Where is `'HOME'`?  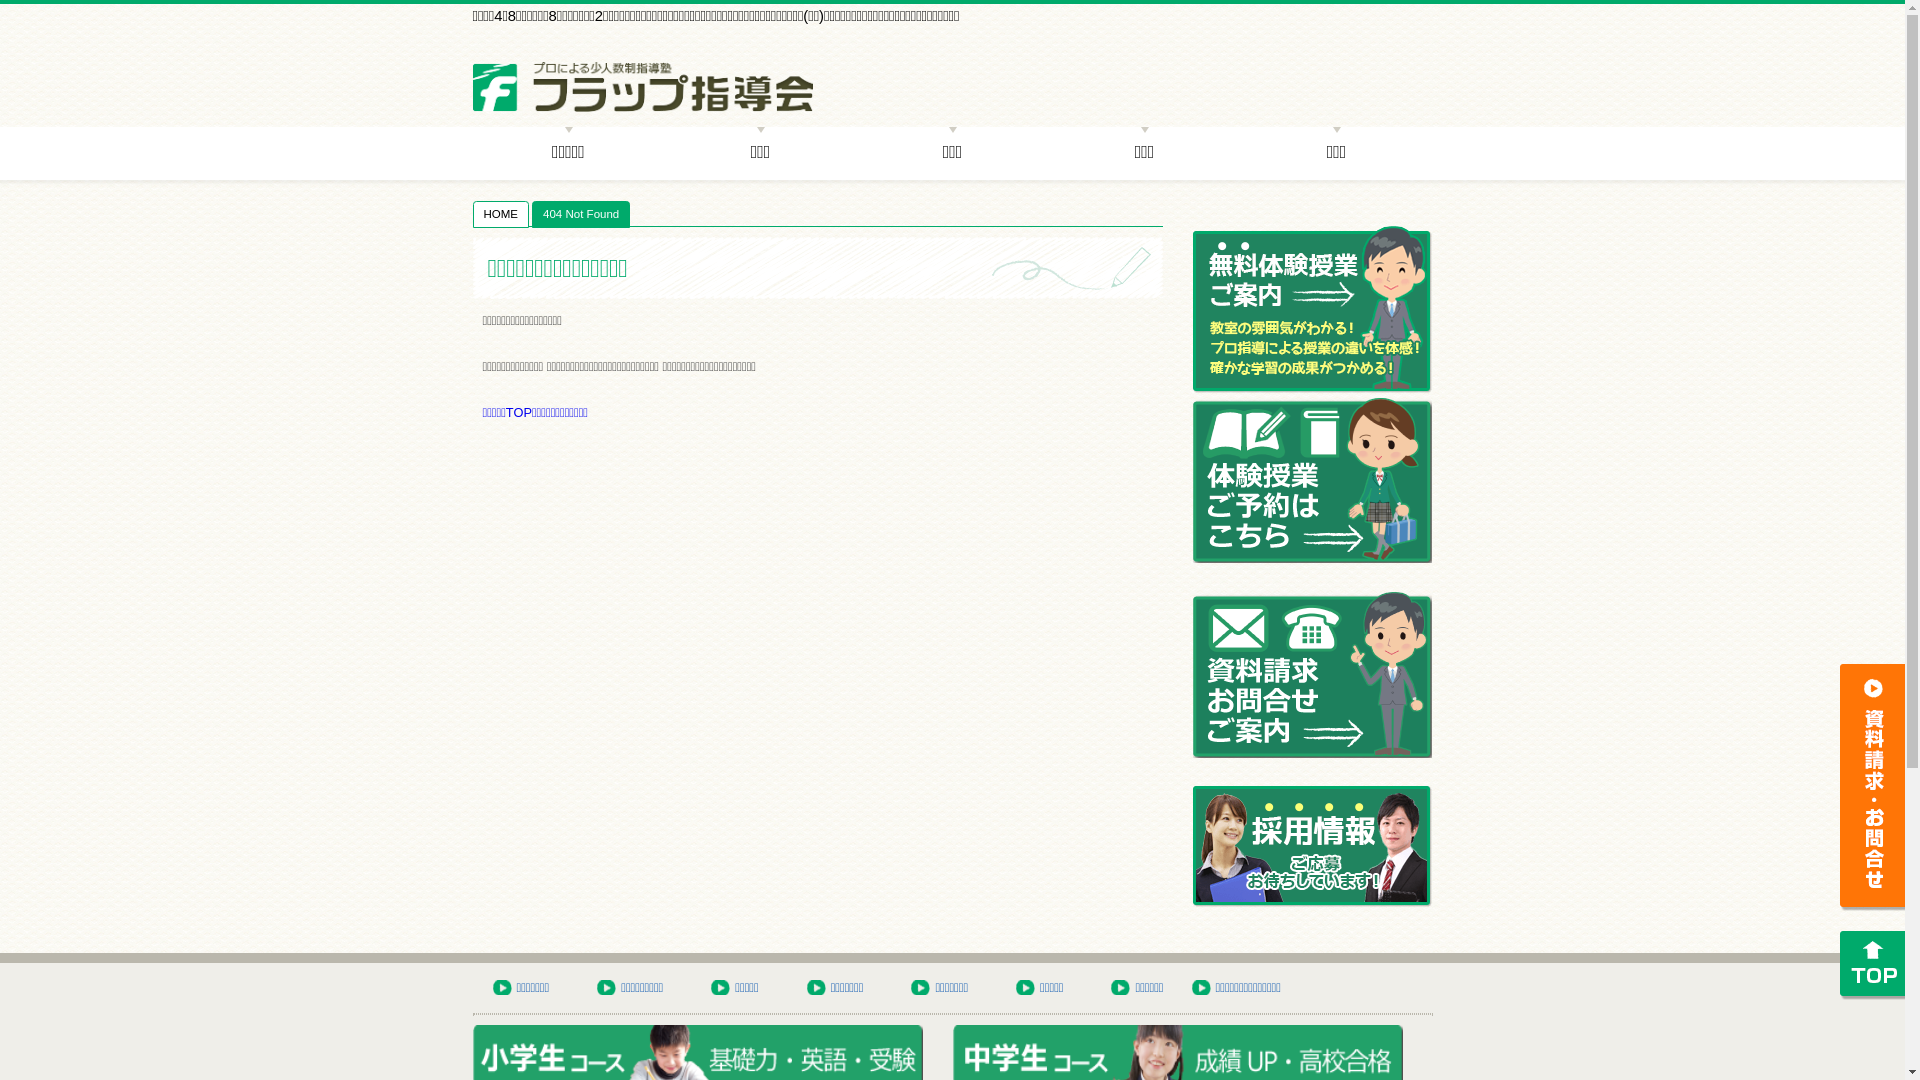
'HOME' is located at coordinates (501, 213).